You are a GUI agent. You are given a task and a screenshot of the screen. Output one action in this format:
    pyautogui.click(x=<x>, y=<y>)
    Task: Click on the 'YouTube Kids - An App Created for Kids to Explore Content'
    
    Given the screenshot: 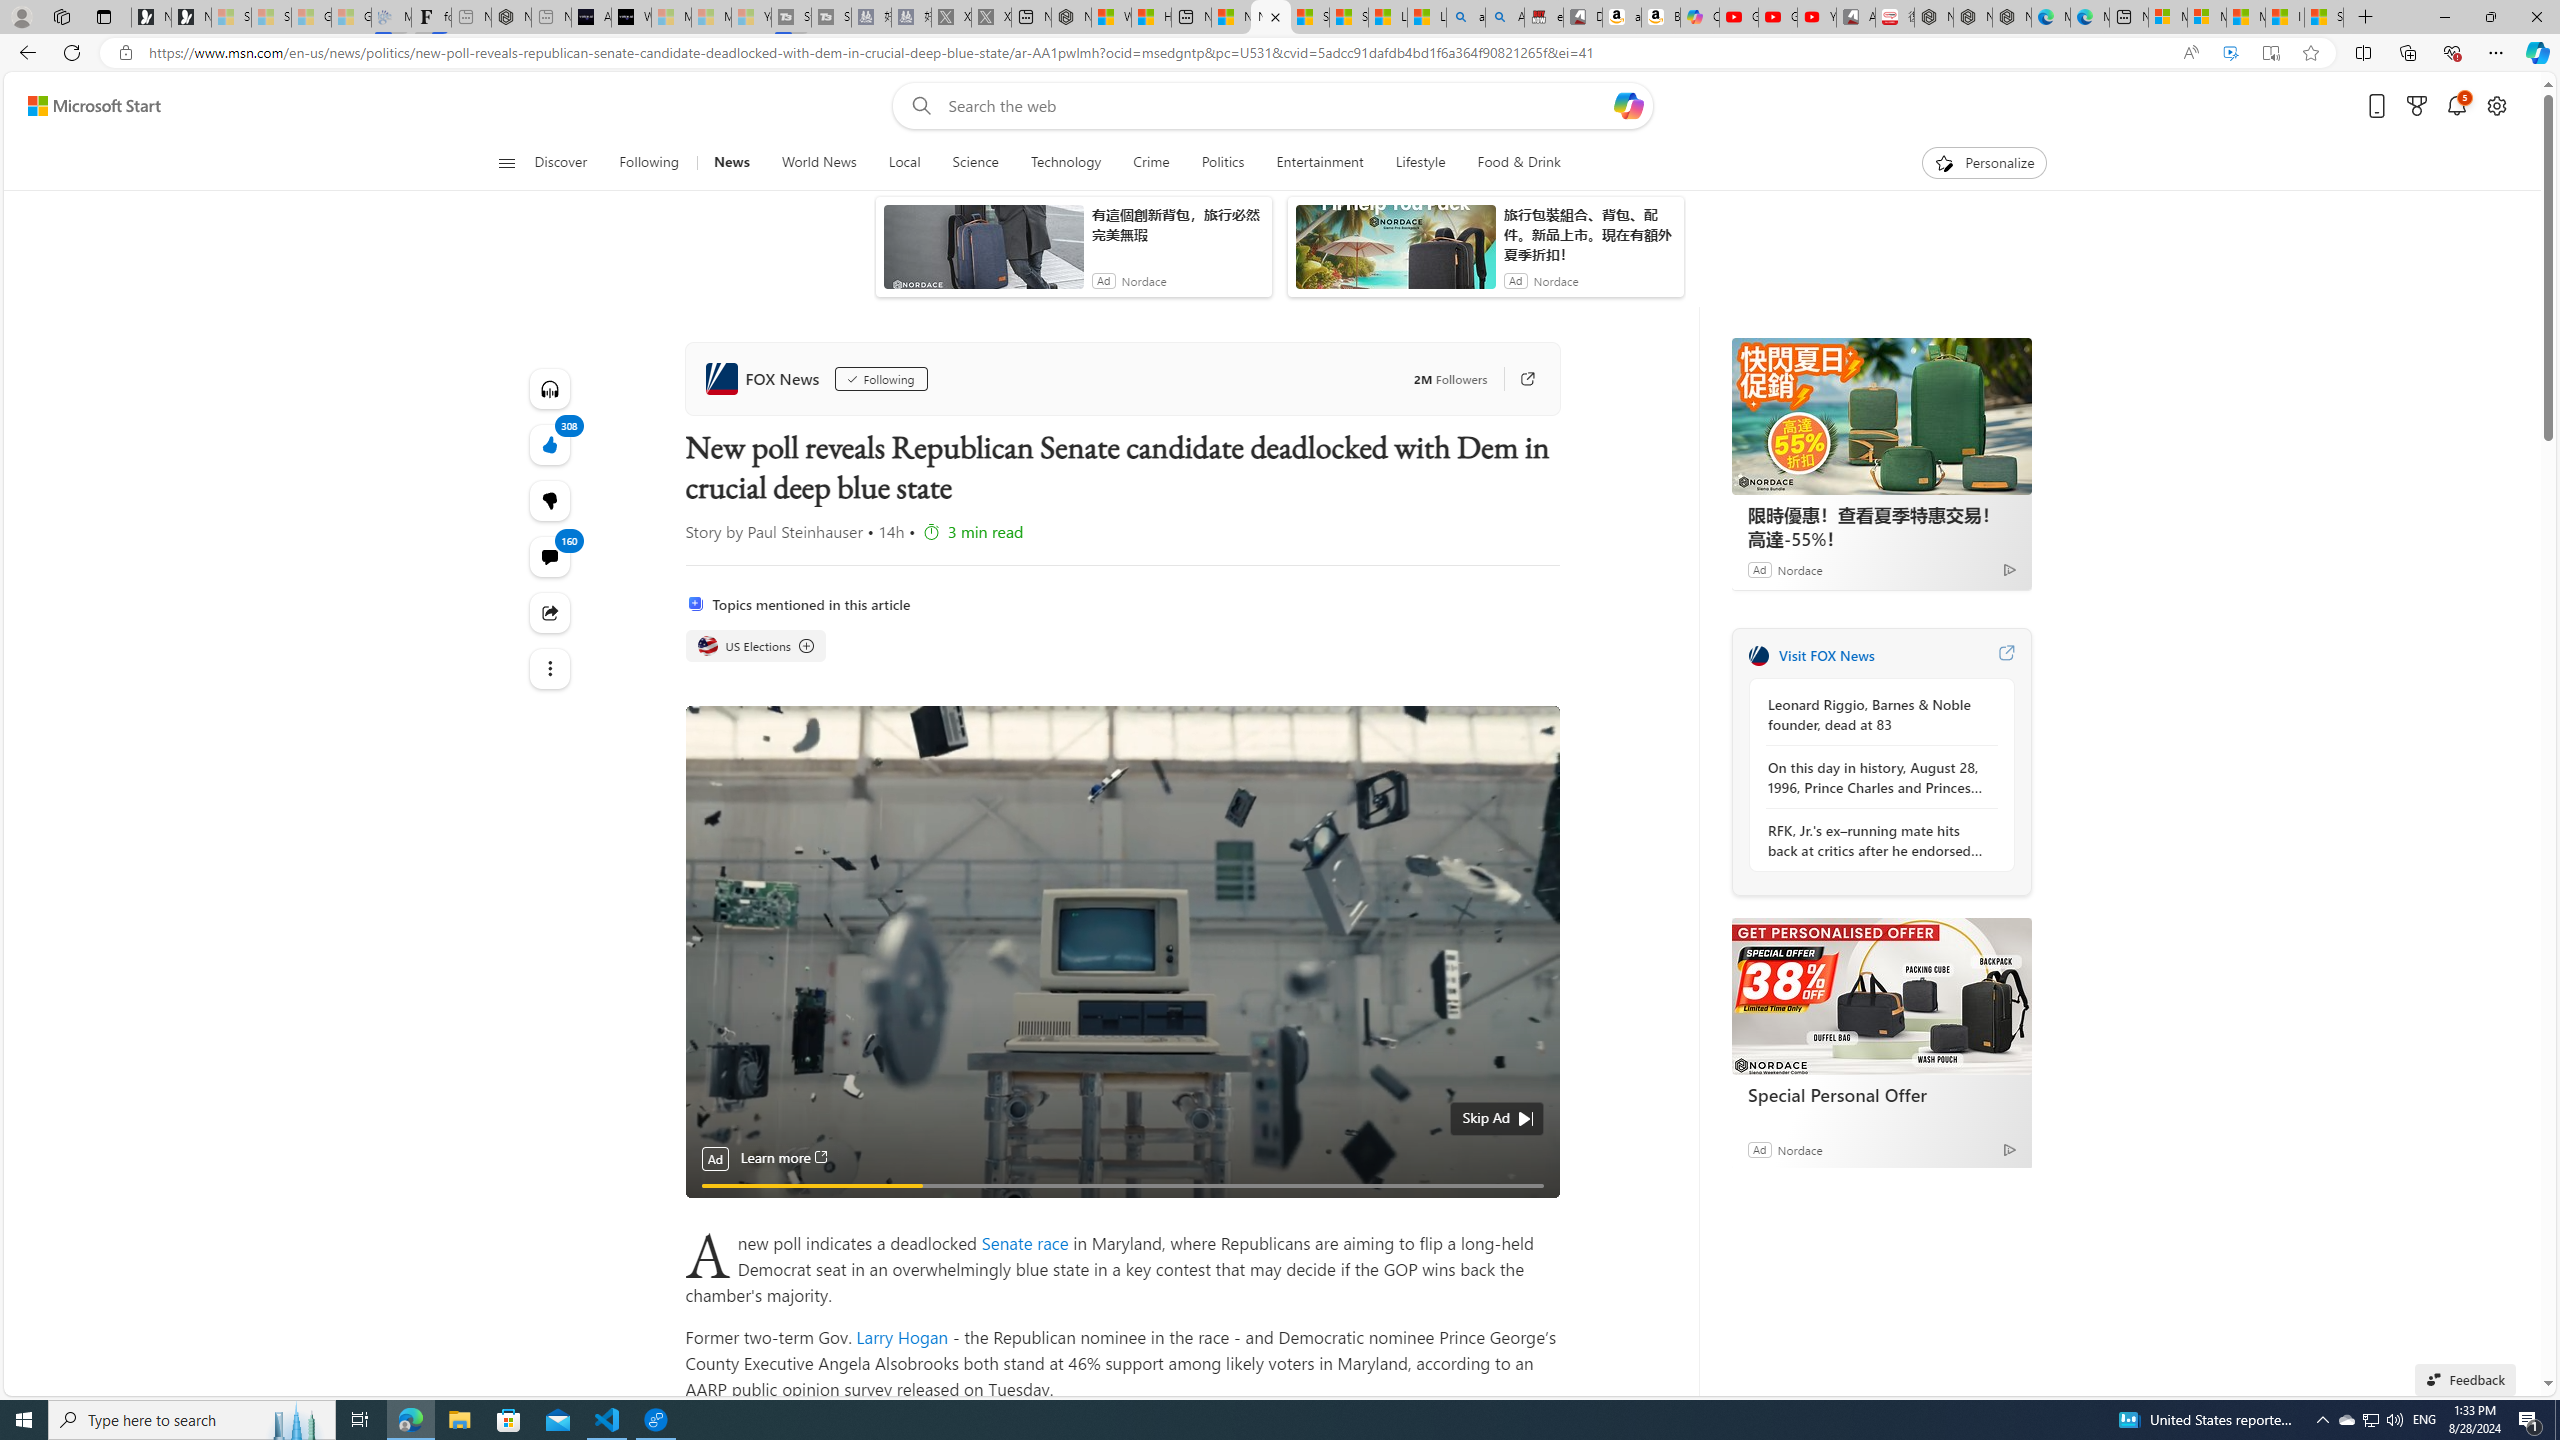 What is the action you would take?
    pyautogui.click(x=1817, y=16)
    